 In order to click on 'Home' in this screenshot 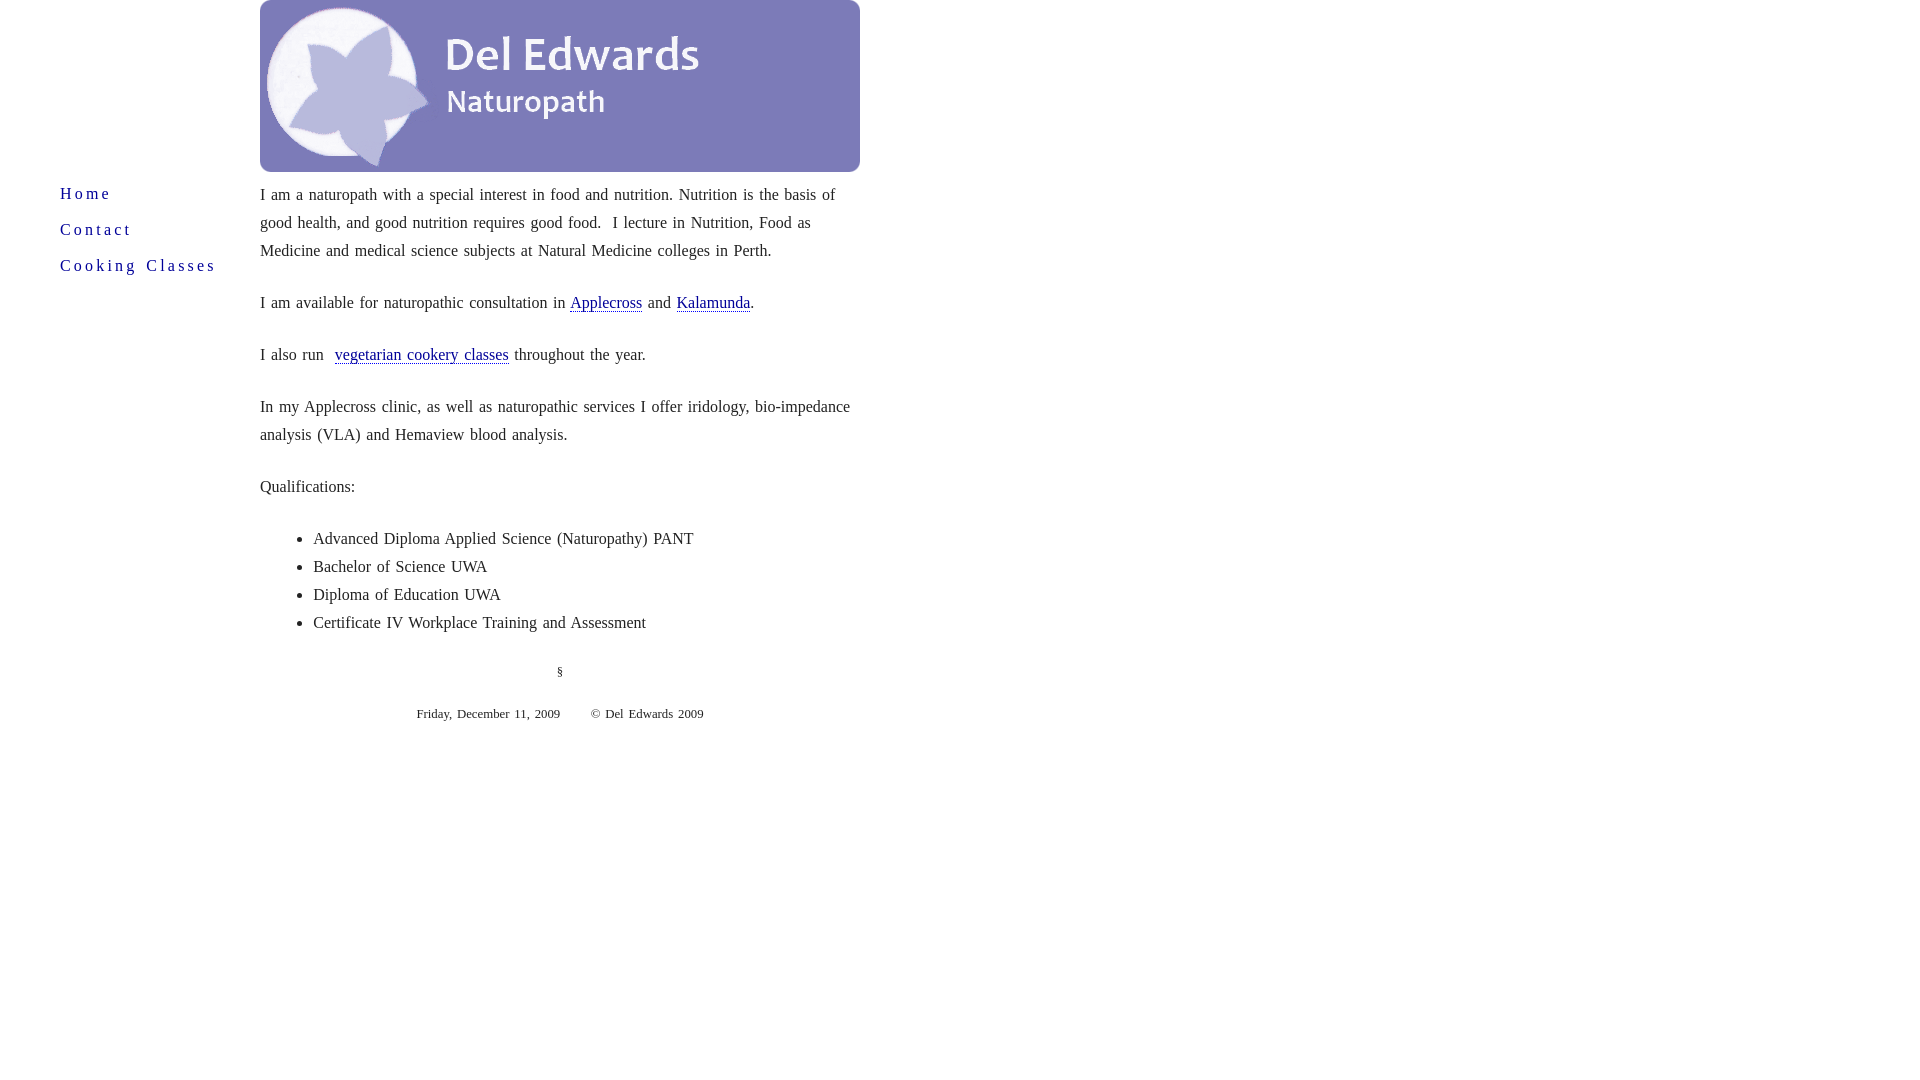, I will do `click(59, 193)`.